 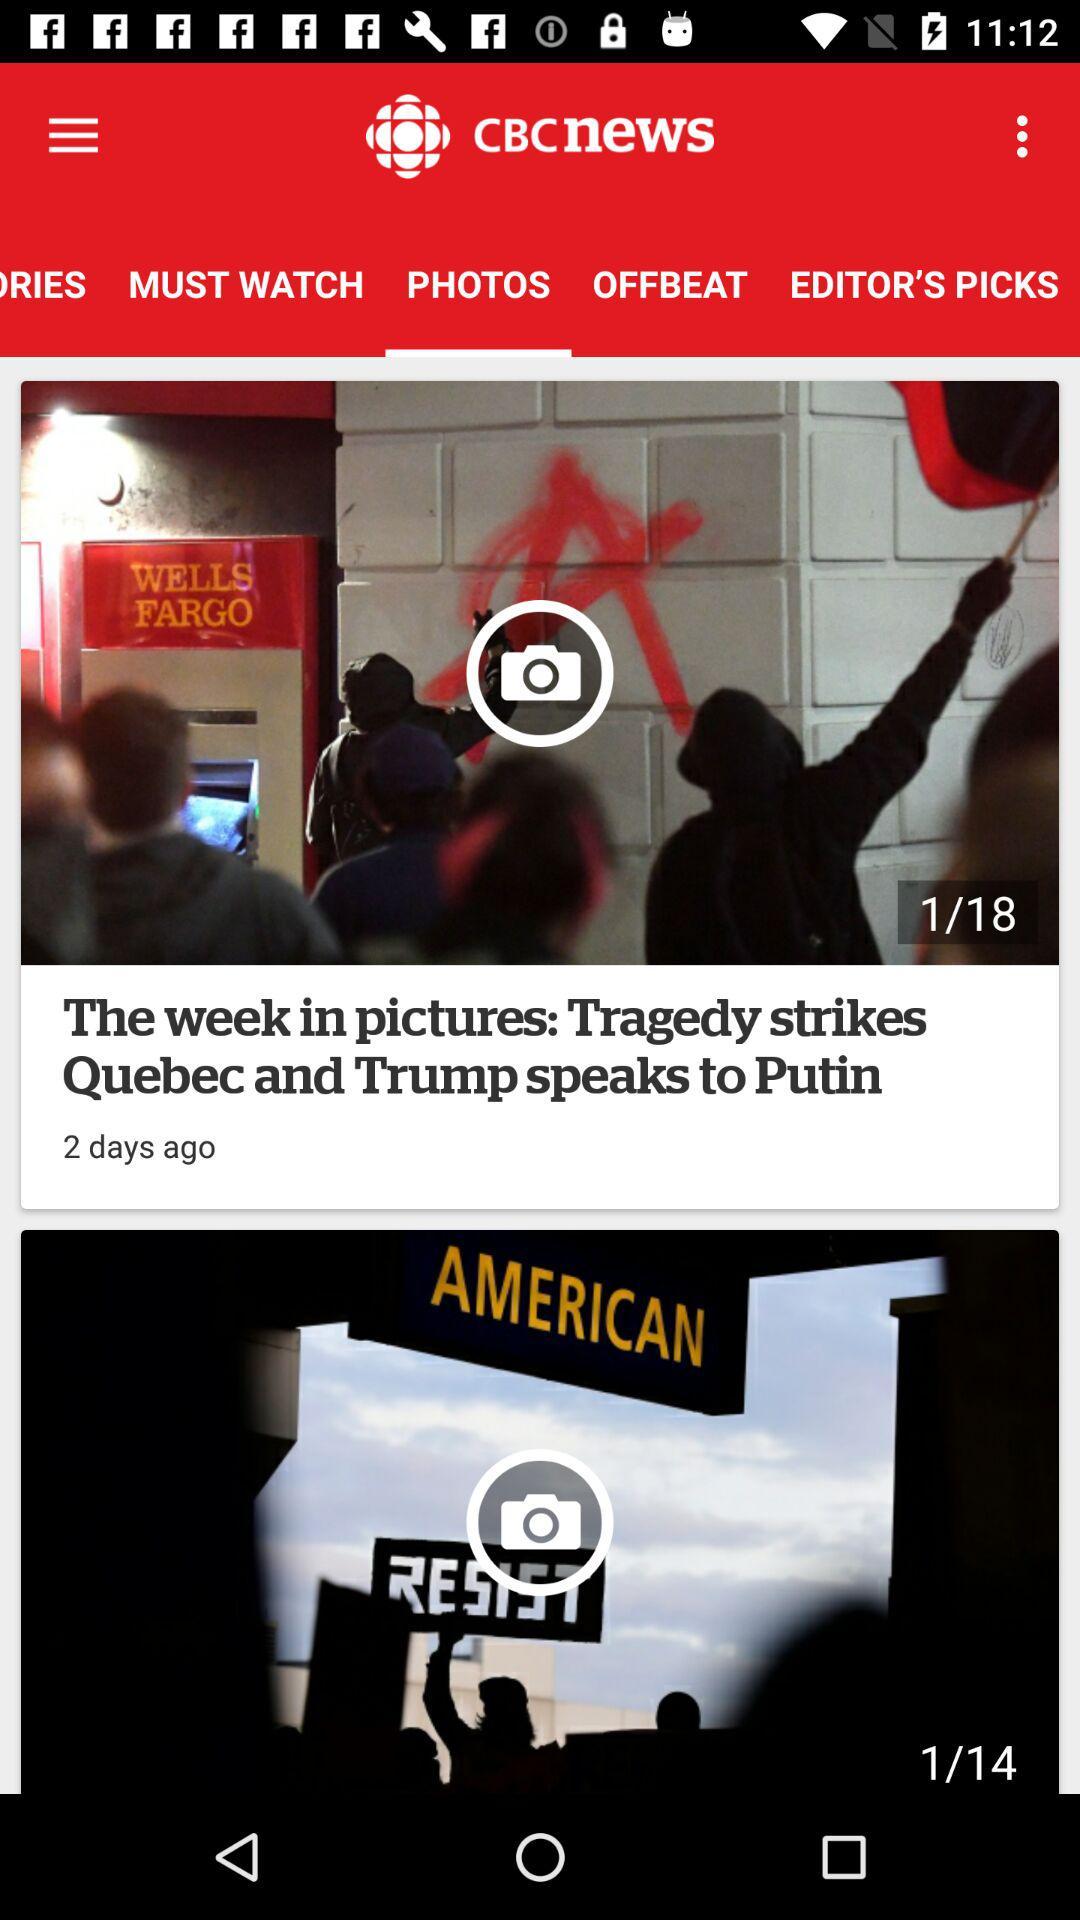 I want to click on icon to the left of must watch item, so click(x=52, y=282).